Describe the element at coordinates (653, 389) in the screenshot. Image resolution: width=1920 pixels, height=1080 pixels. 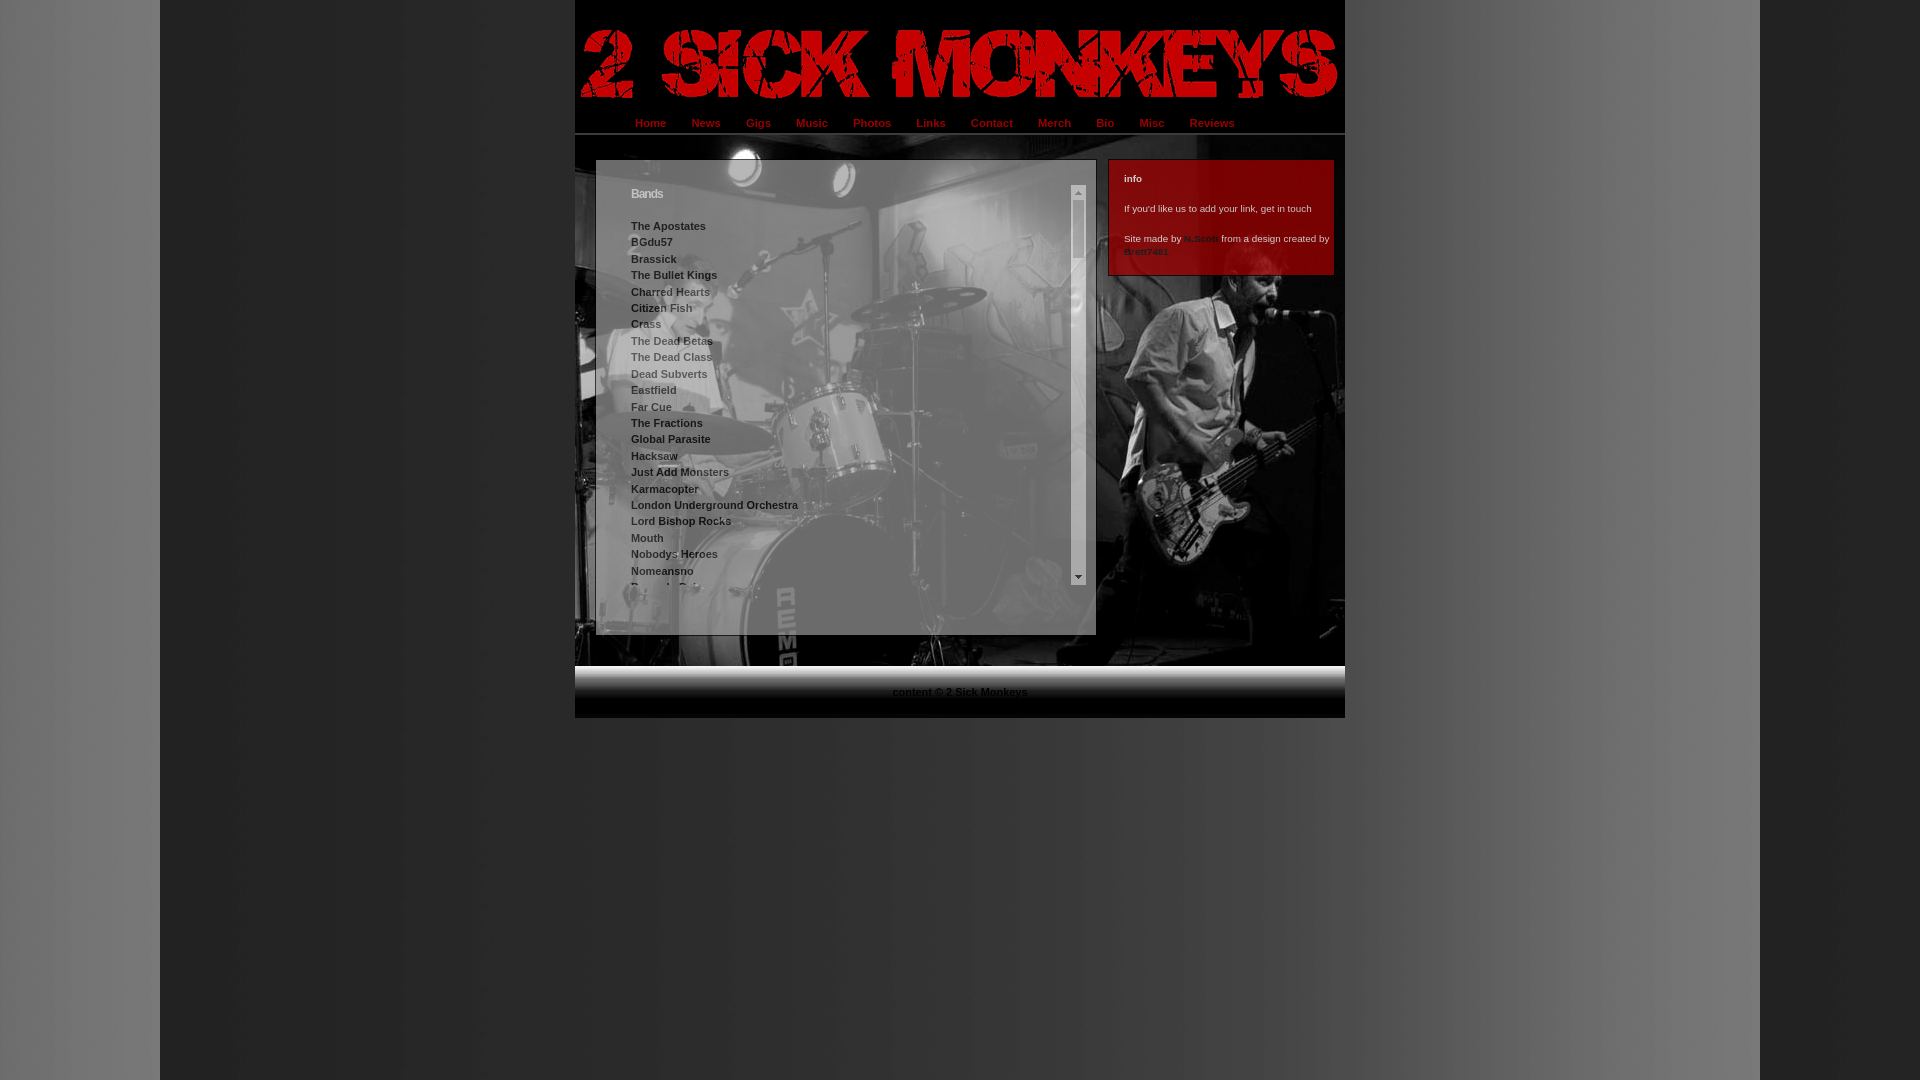
I see `'Eastfield'` at that location.